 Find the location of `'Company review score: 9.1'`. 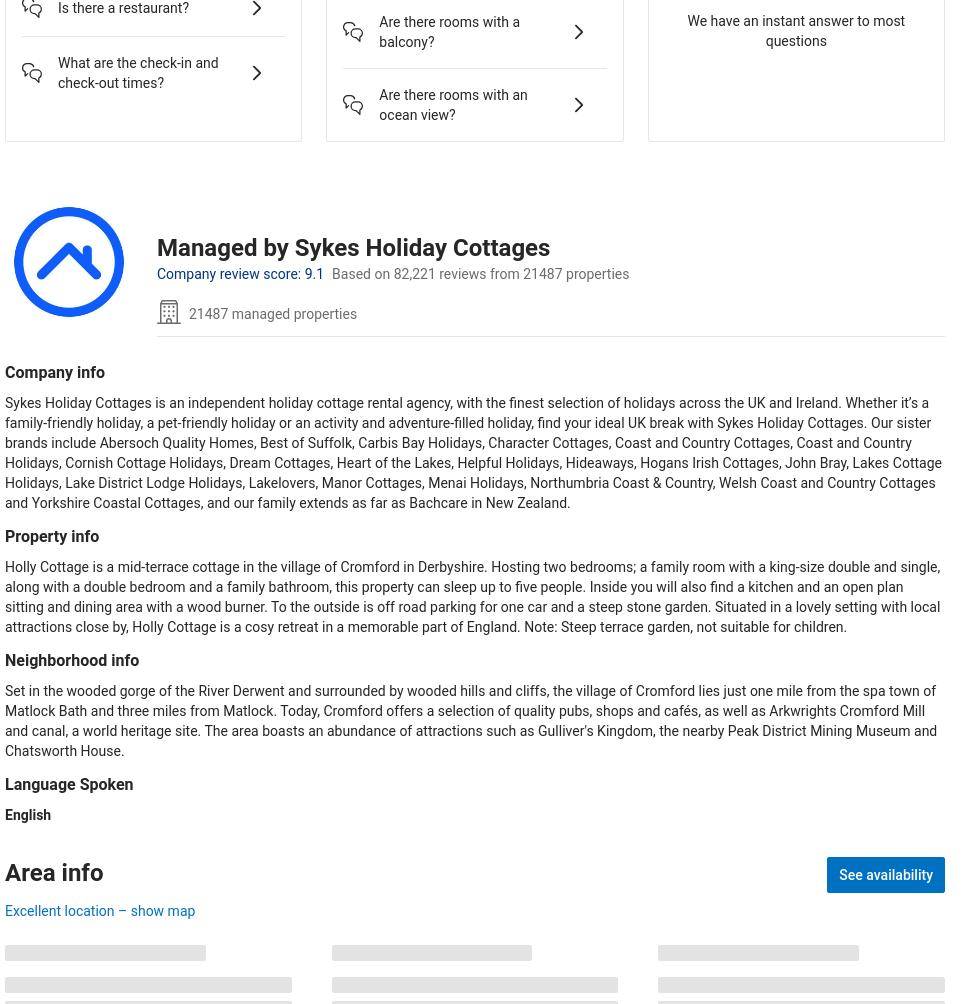

'Company review score: 9.1' is located at coordinates (239, 272).